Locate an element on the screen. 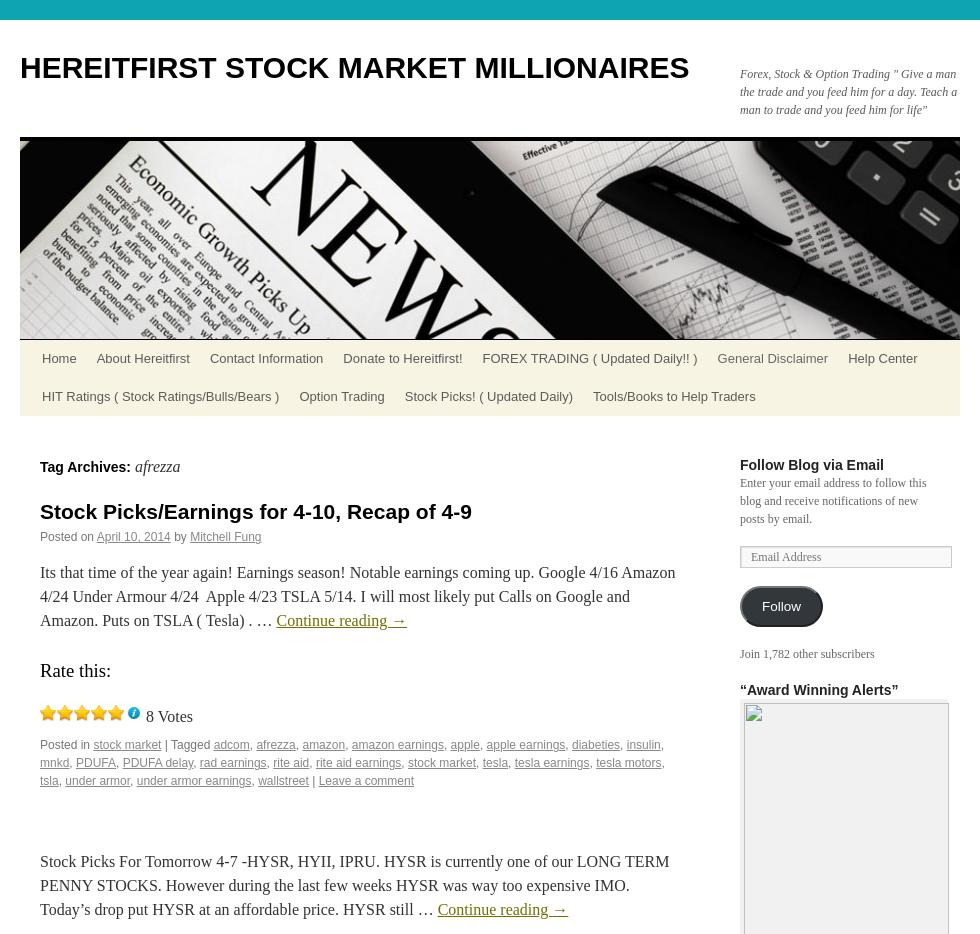 This screenshot has height=934, width=980. 'Enter your email address to follow this blog and receive notifications of new posts by email.' is located at coordinates (833, 499).